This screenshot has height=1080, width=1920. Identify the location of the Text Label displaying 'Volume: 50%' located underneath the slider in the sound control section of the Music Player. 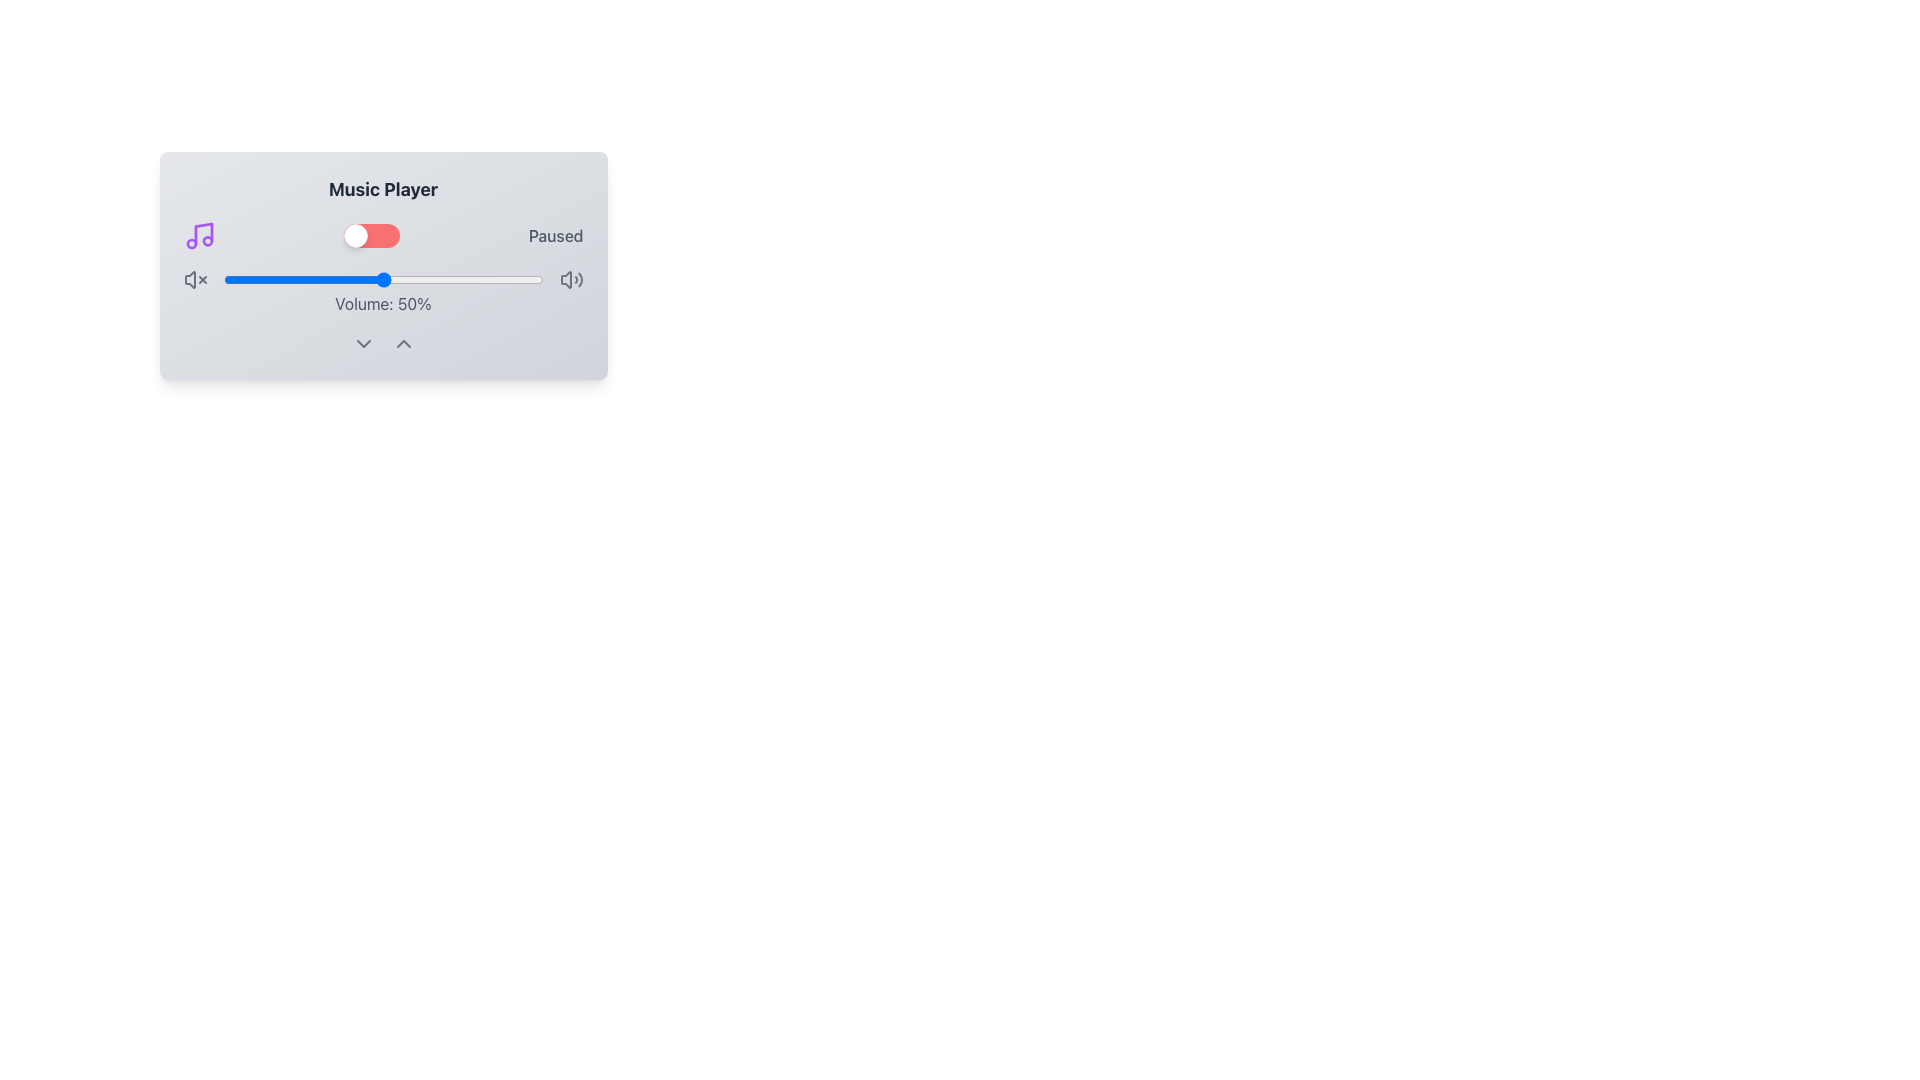
(383, 292).